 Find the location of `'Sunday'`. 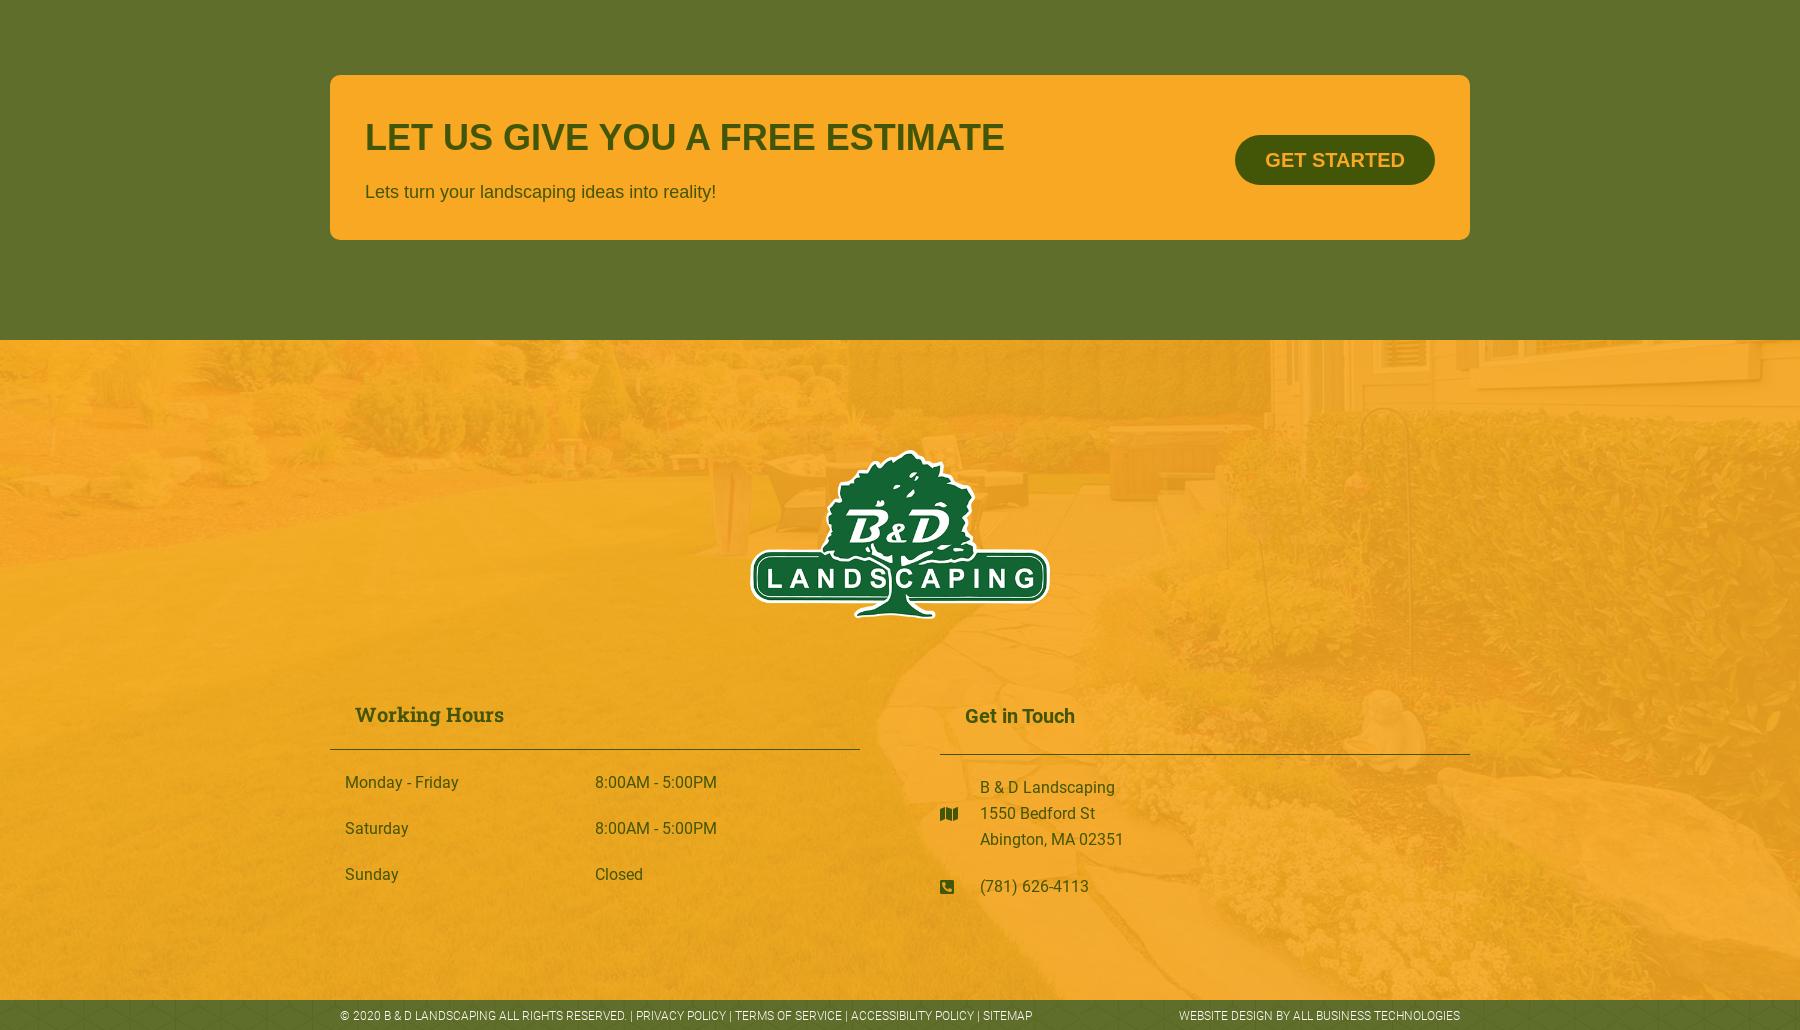

'Sunday' is located at coordinates (345, 874).